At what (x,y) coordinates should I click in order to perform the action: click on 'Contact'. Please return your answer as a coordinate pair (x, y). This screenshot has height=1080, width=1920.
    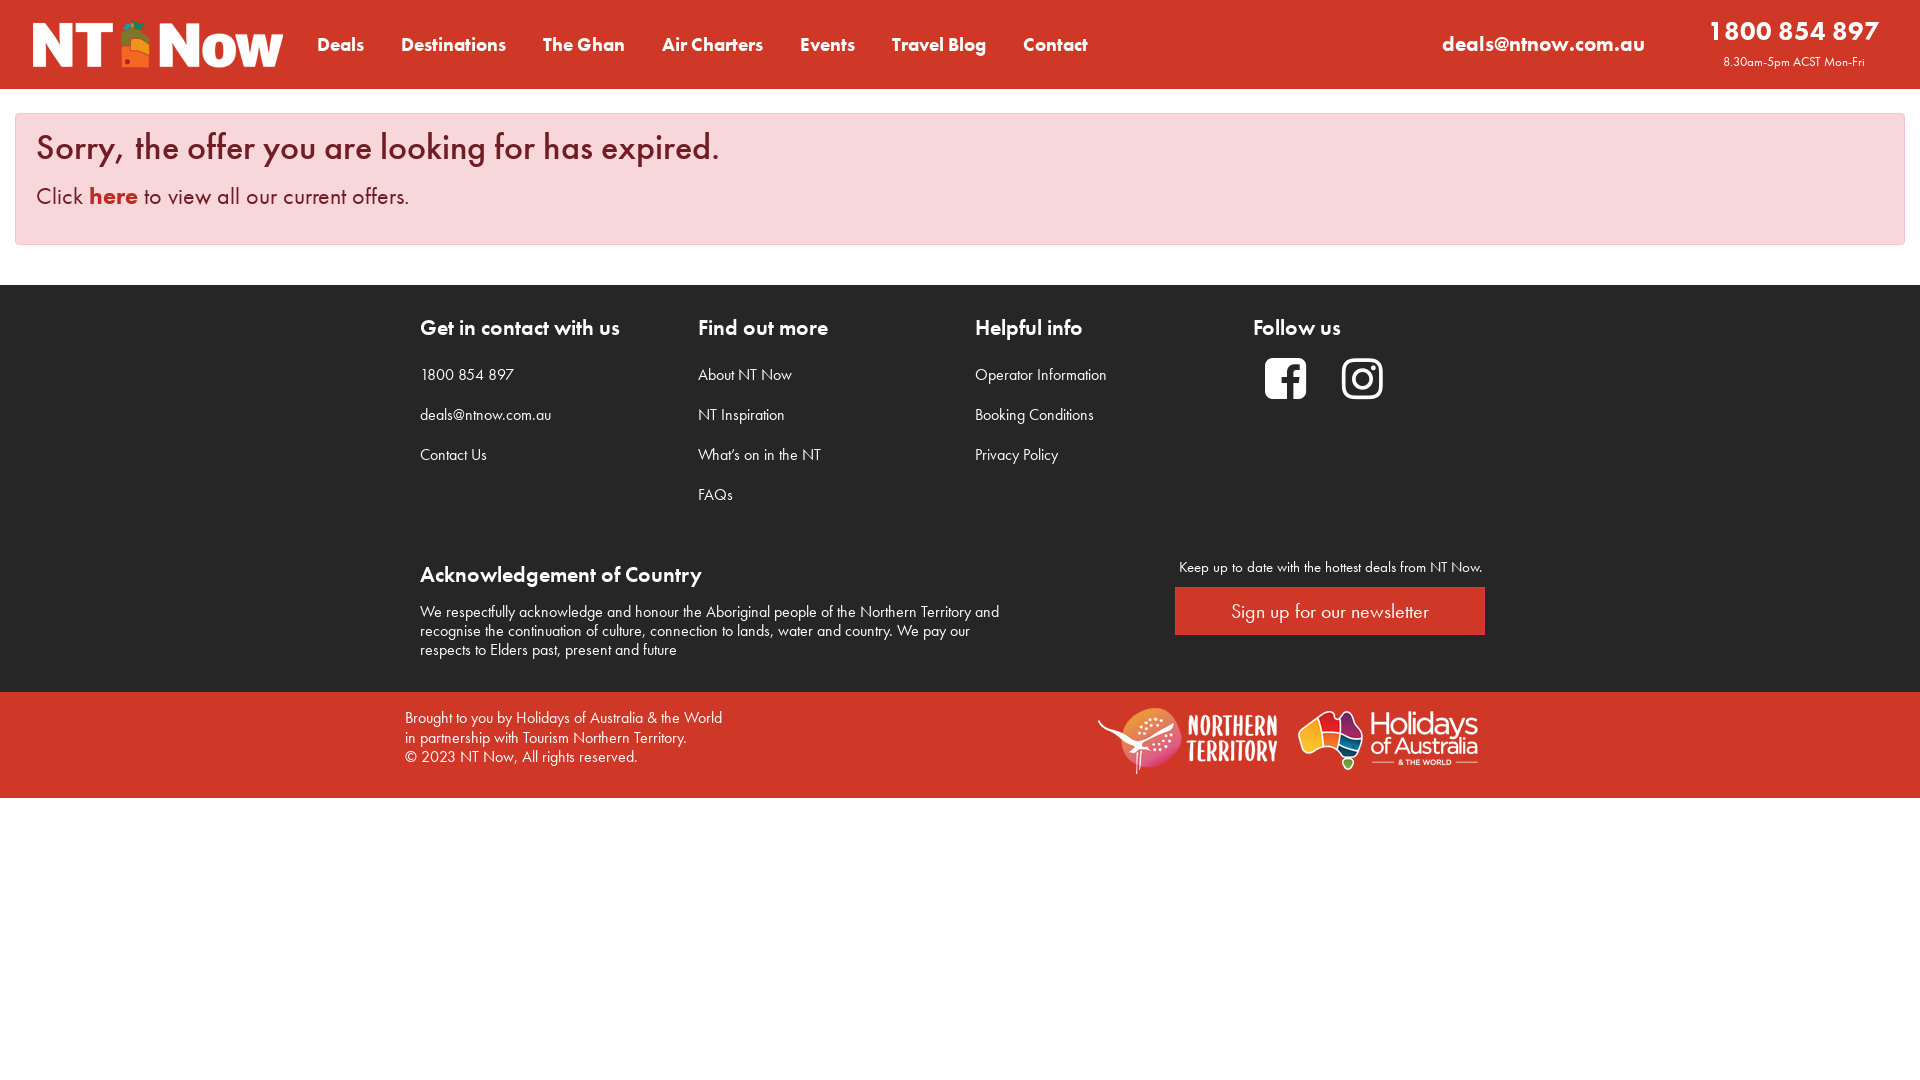
    Looking at the image, I should click on (1014, 44).